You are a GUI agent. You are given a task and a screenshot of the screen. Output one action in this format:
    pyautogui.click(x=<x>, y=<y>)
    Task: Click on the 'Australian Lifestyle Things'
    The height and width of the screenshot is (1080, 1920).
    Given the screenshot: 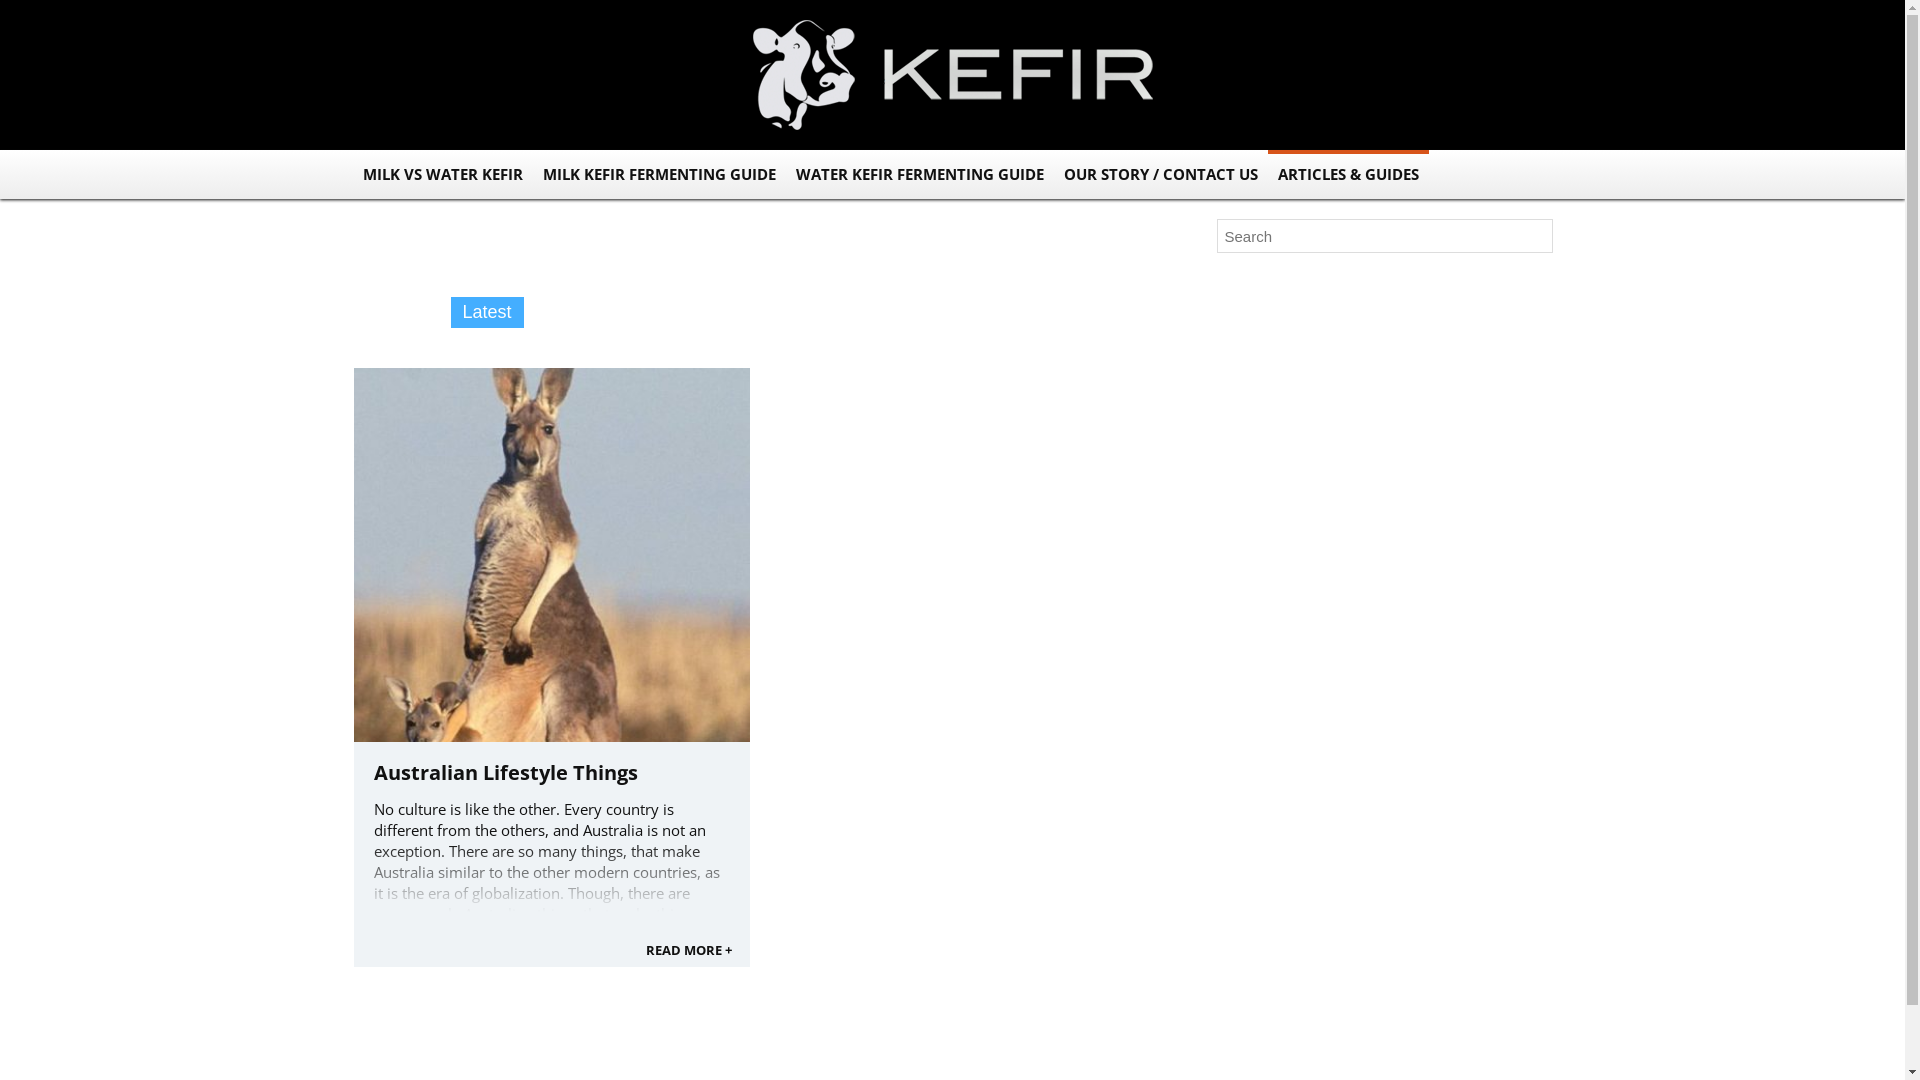 What is the action you would take?
    pyautogui.click(x=505, y=771)
    